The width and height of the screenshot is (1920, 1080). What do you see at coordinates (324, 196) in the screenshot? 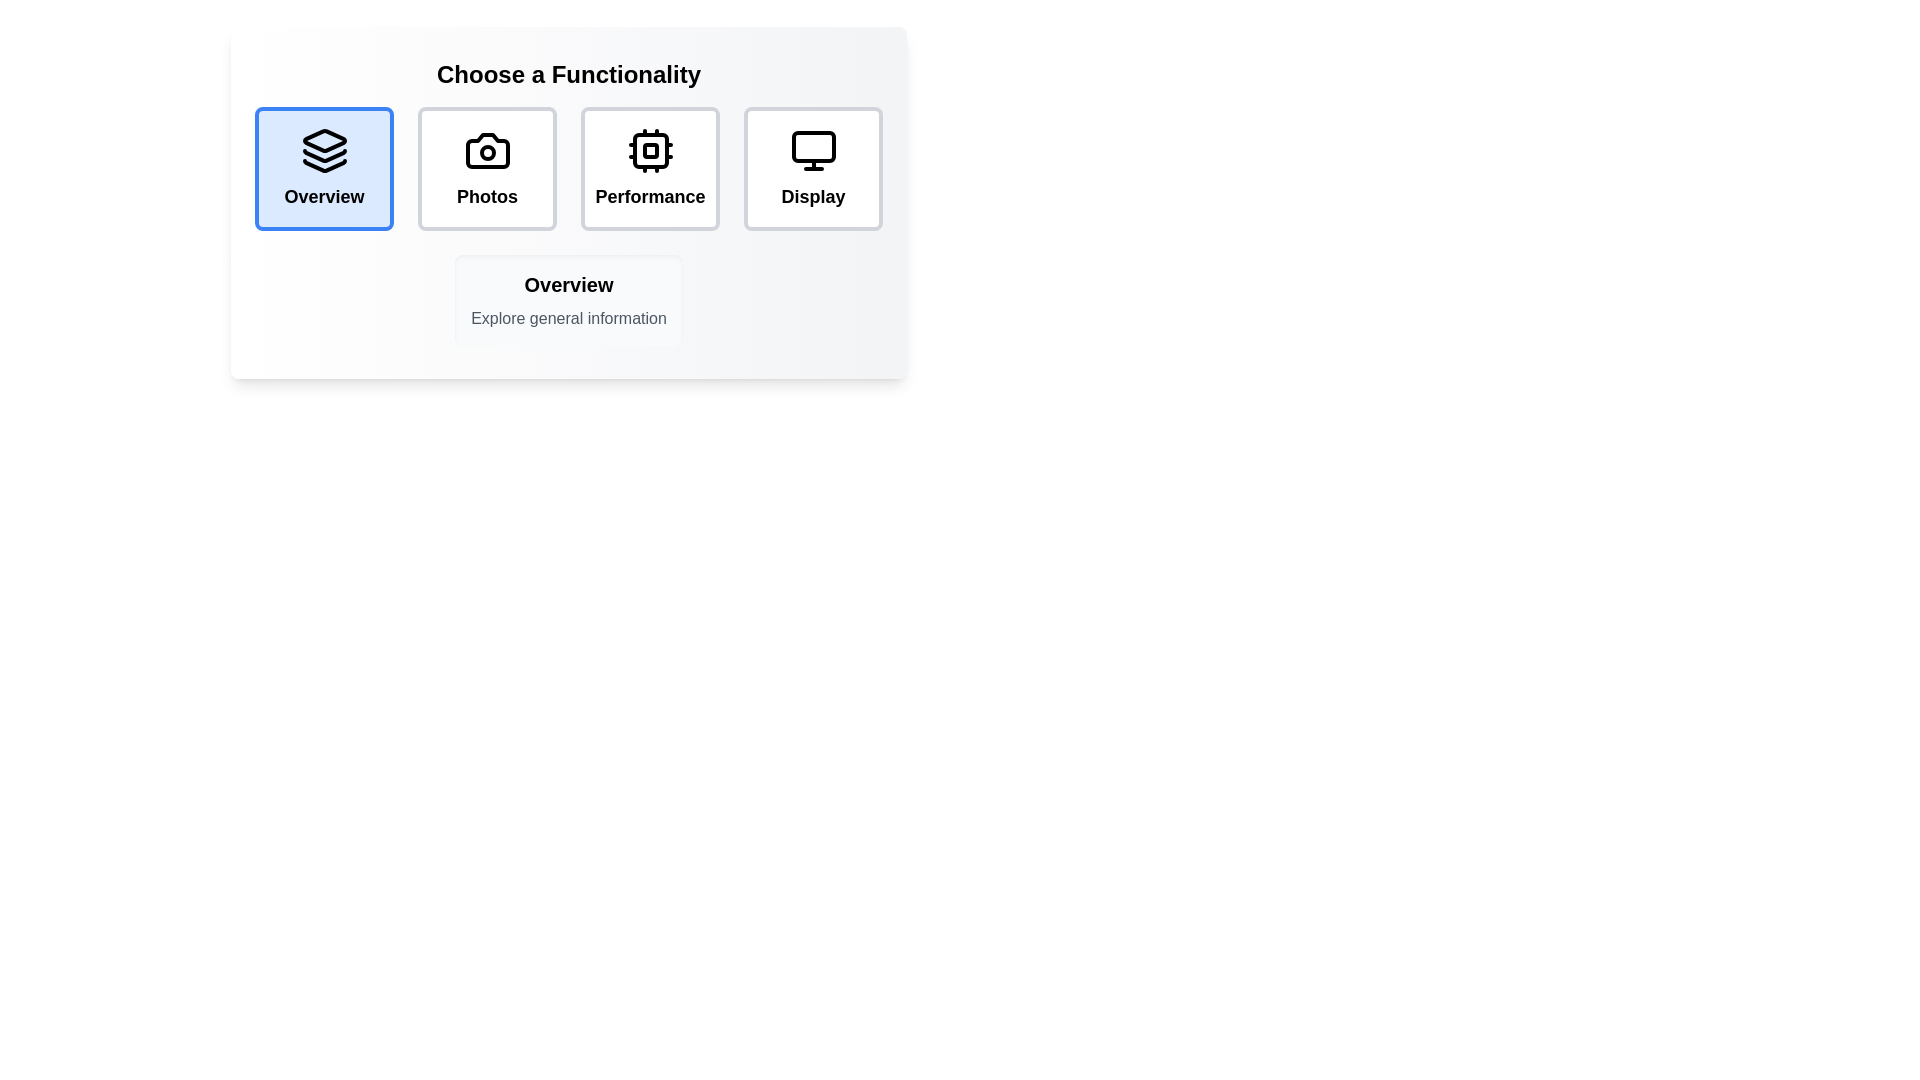
I see `text label located beneath the stacked layers icon in the 'Choose a Functionality' section, which serves as a title for an interactive button or card` at bounding box center [324, 196].